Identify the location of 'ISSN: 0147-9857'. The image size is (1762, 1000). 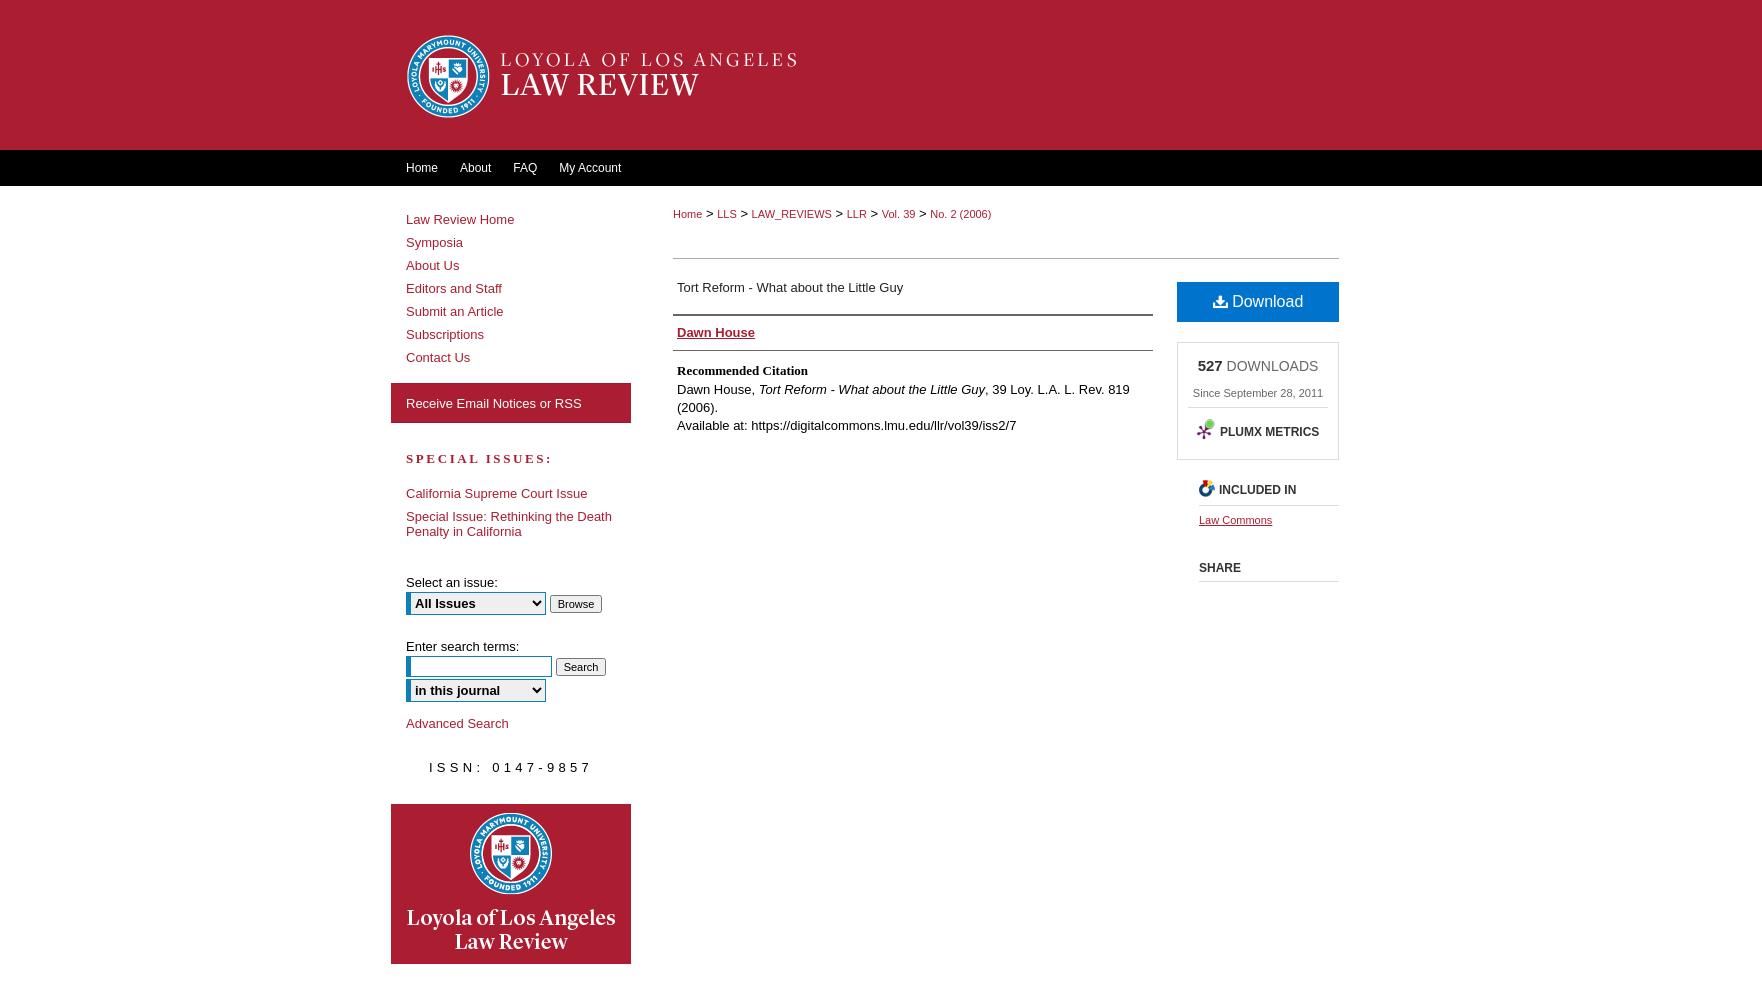
(509, 766).